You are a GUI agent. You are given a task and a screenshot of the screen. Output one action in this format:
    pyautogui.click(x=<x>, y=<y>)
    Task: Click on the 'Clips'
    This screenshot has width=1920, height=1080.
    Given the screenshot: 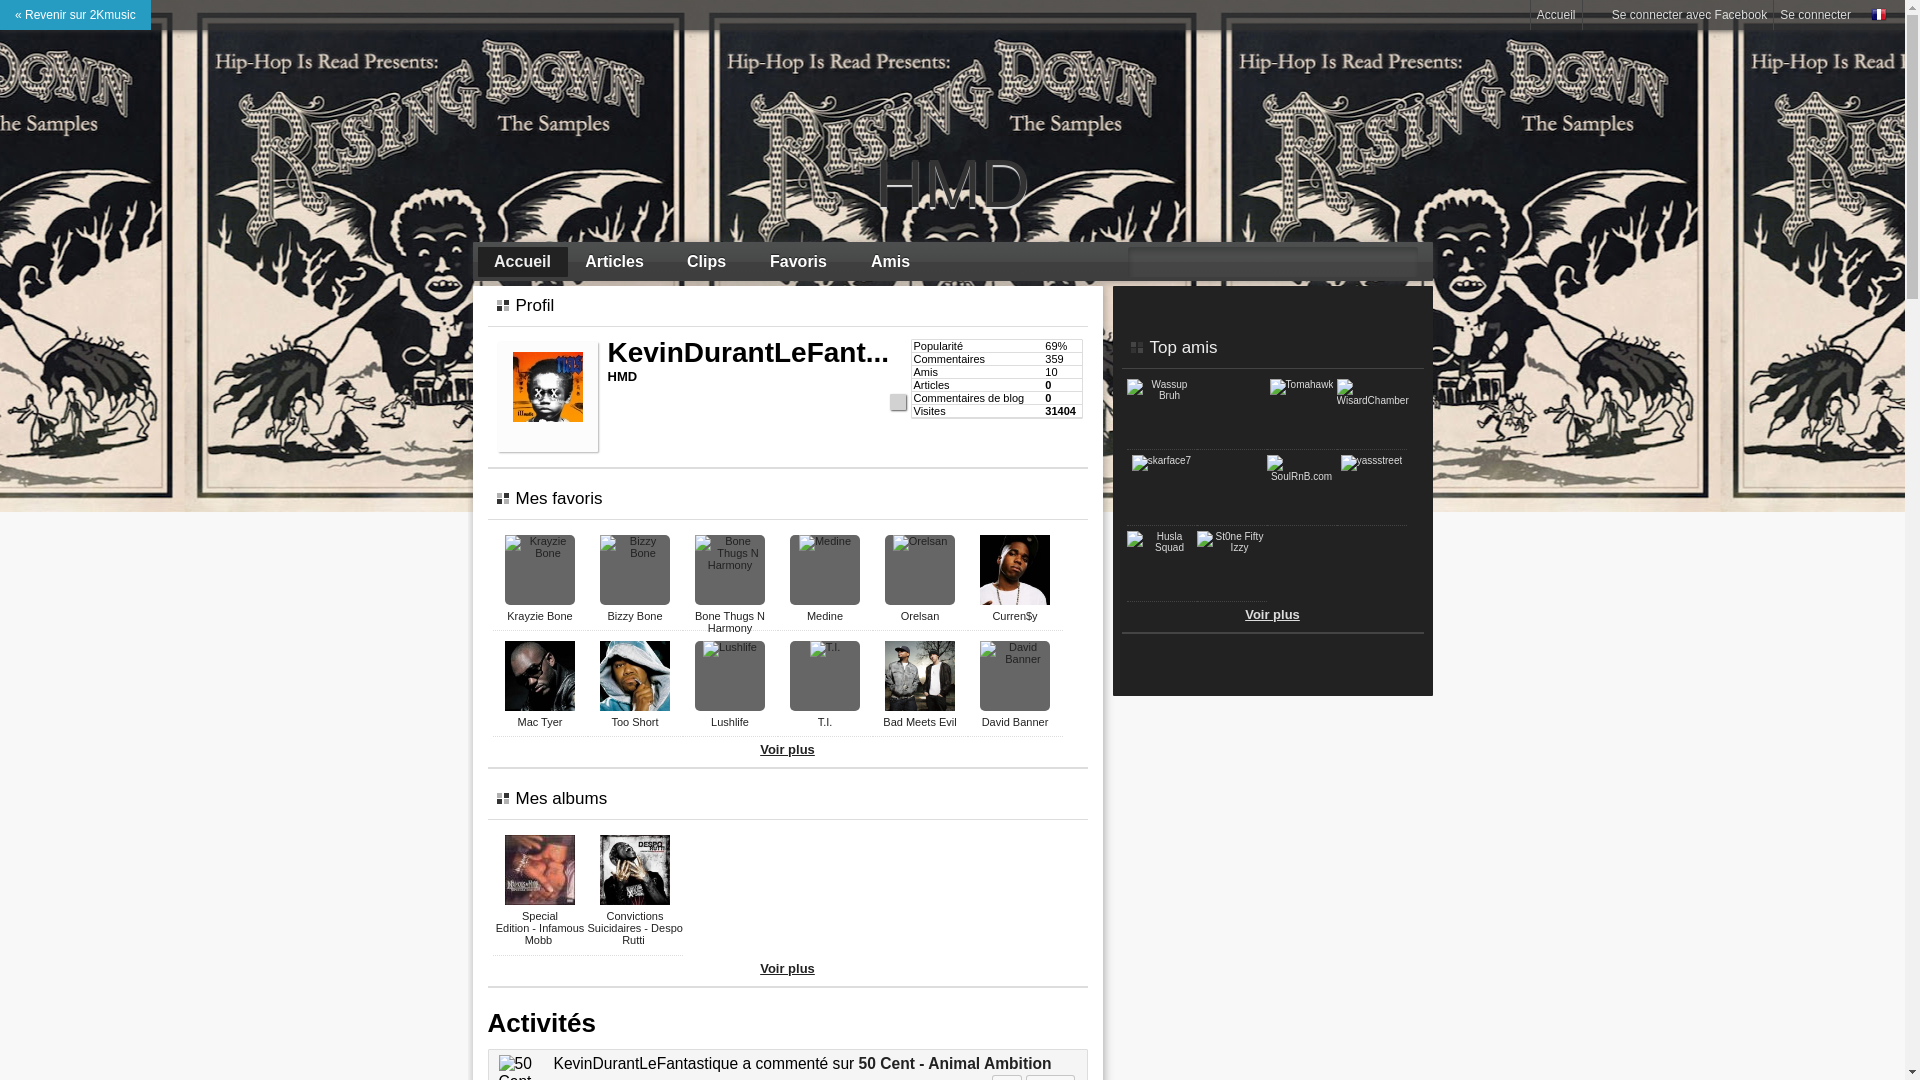 What is the action you would take?
    pyautogui.click(x=706, y=261)
    